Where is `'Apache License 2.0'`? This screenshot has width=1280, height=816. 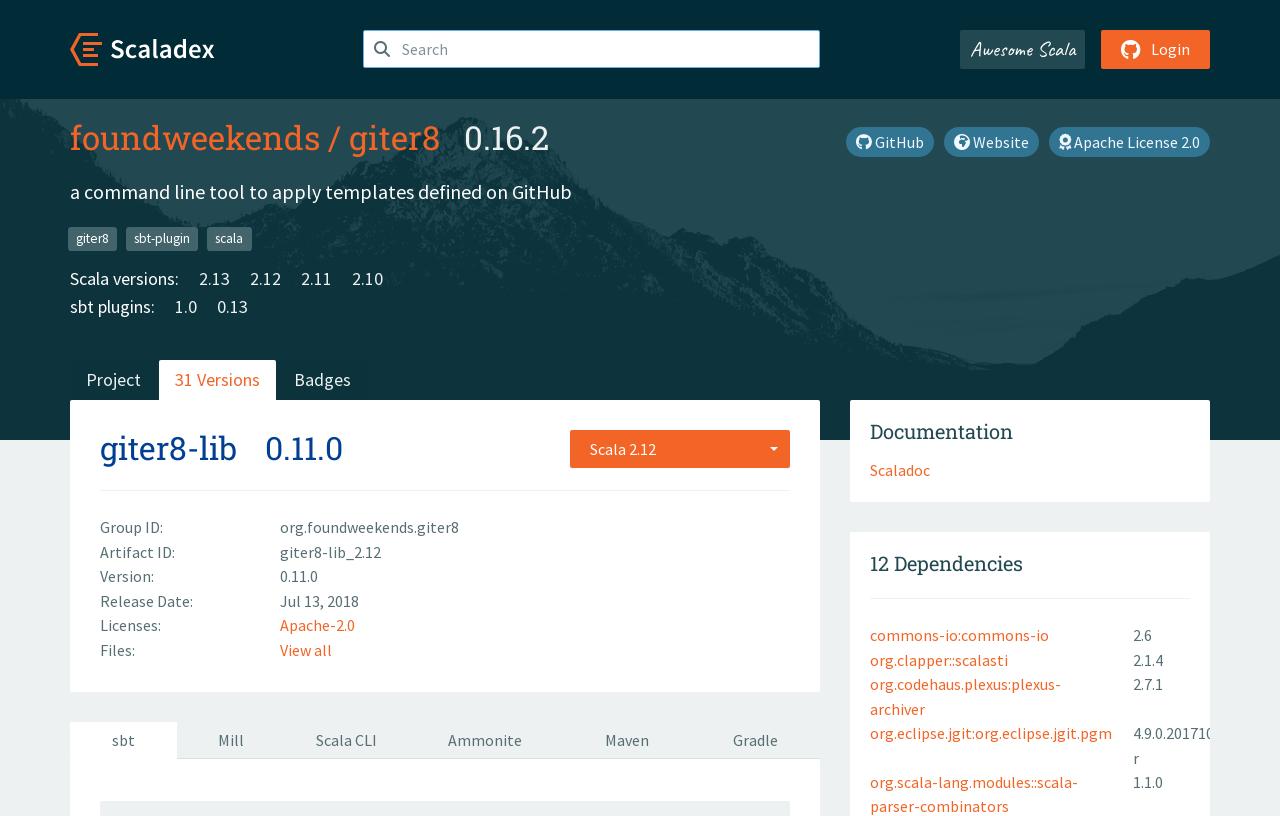 'Apache License 2.0' is located at coordinates (1069, 141).